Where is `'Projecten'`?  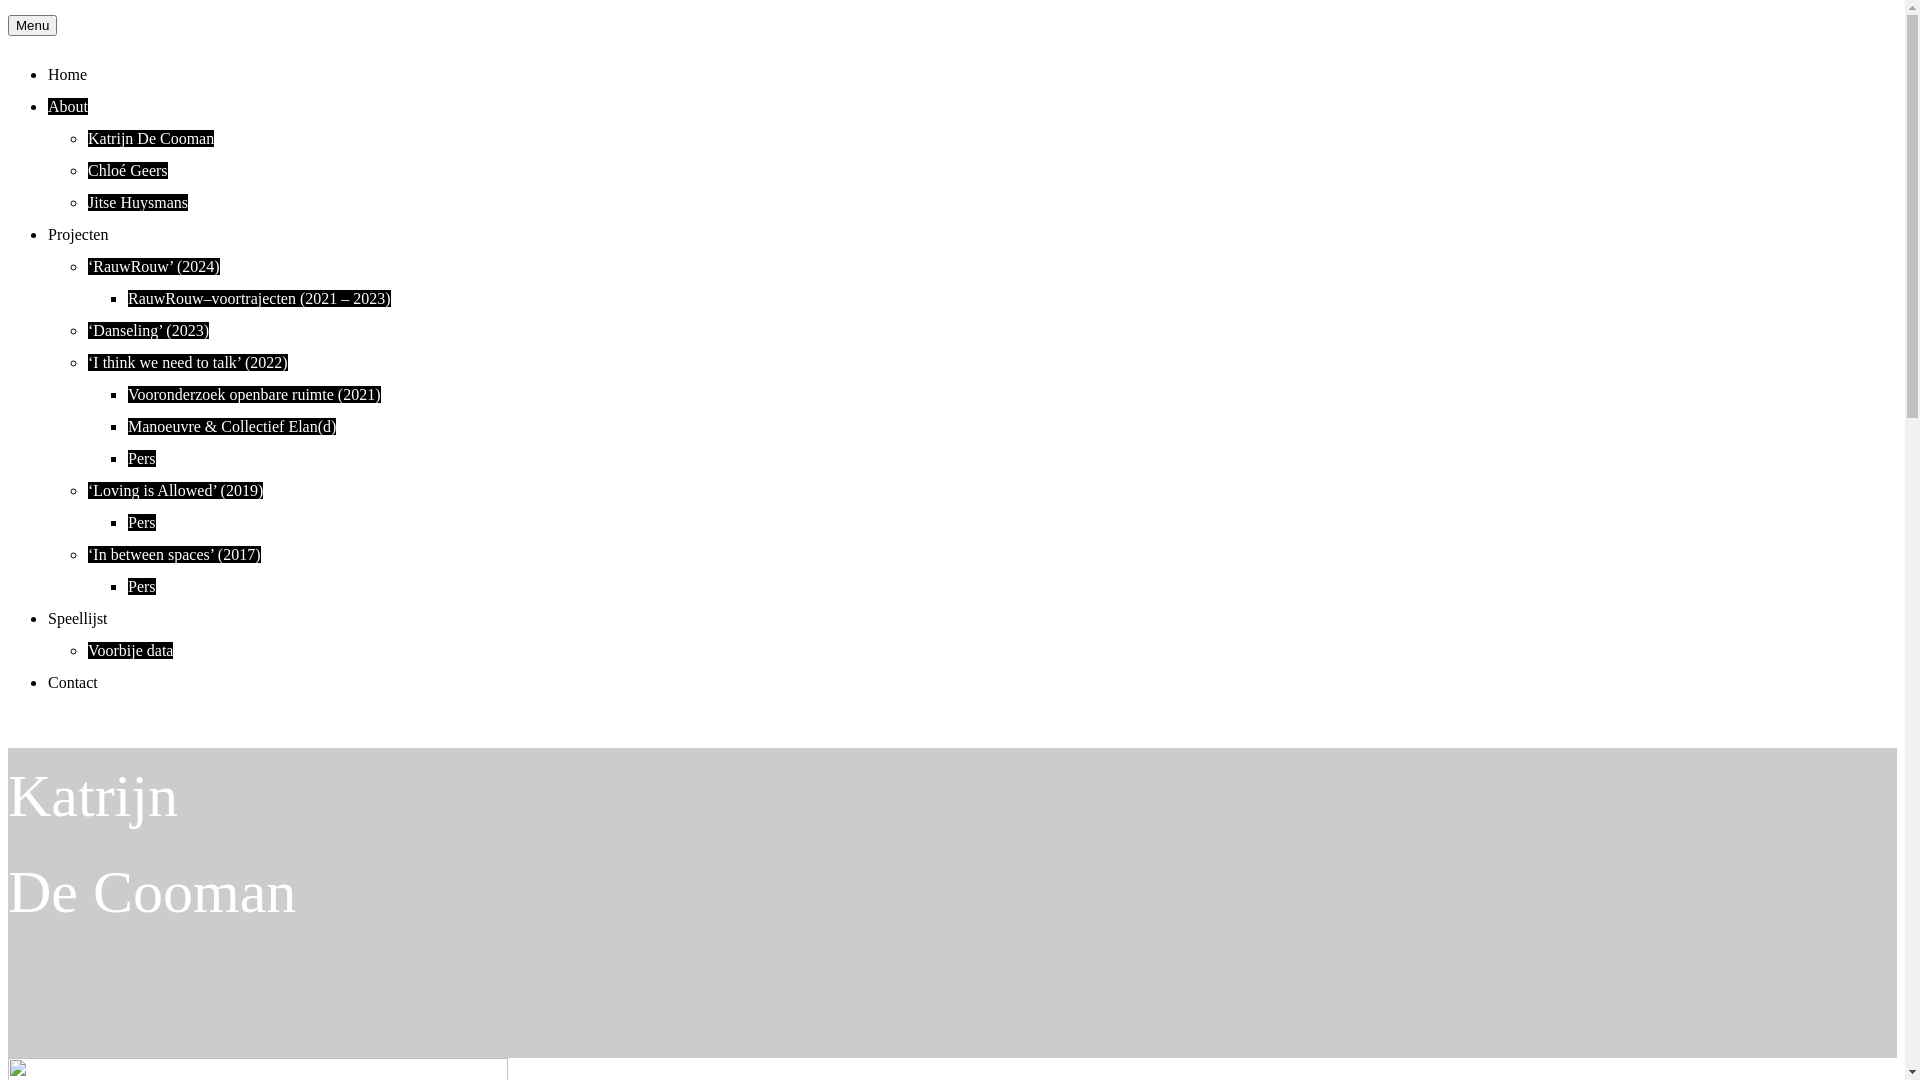 'Projecten' is located at coordinates (77, 233).